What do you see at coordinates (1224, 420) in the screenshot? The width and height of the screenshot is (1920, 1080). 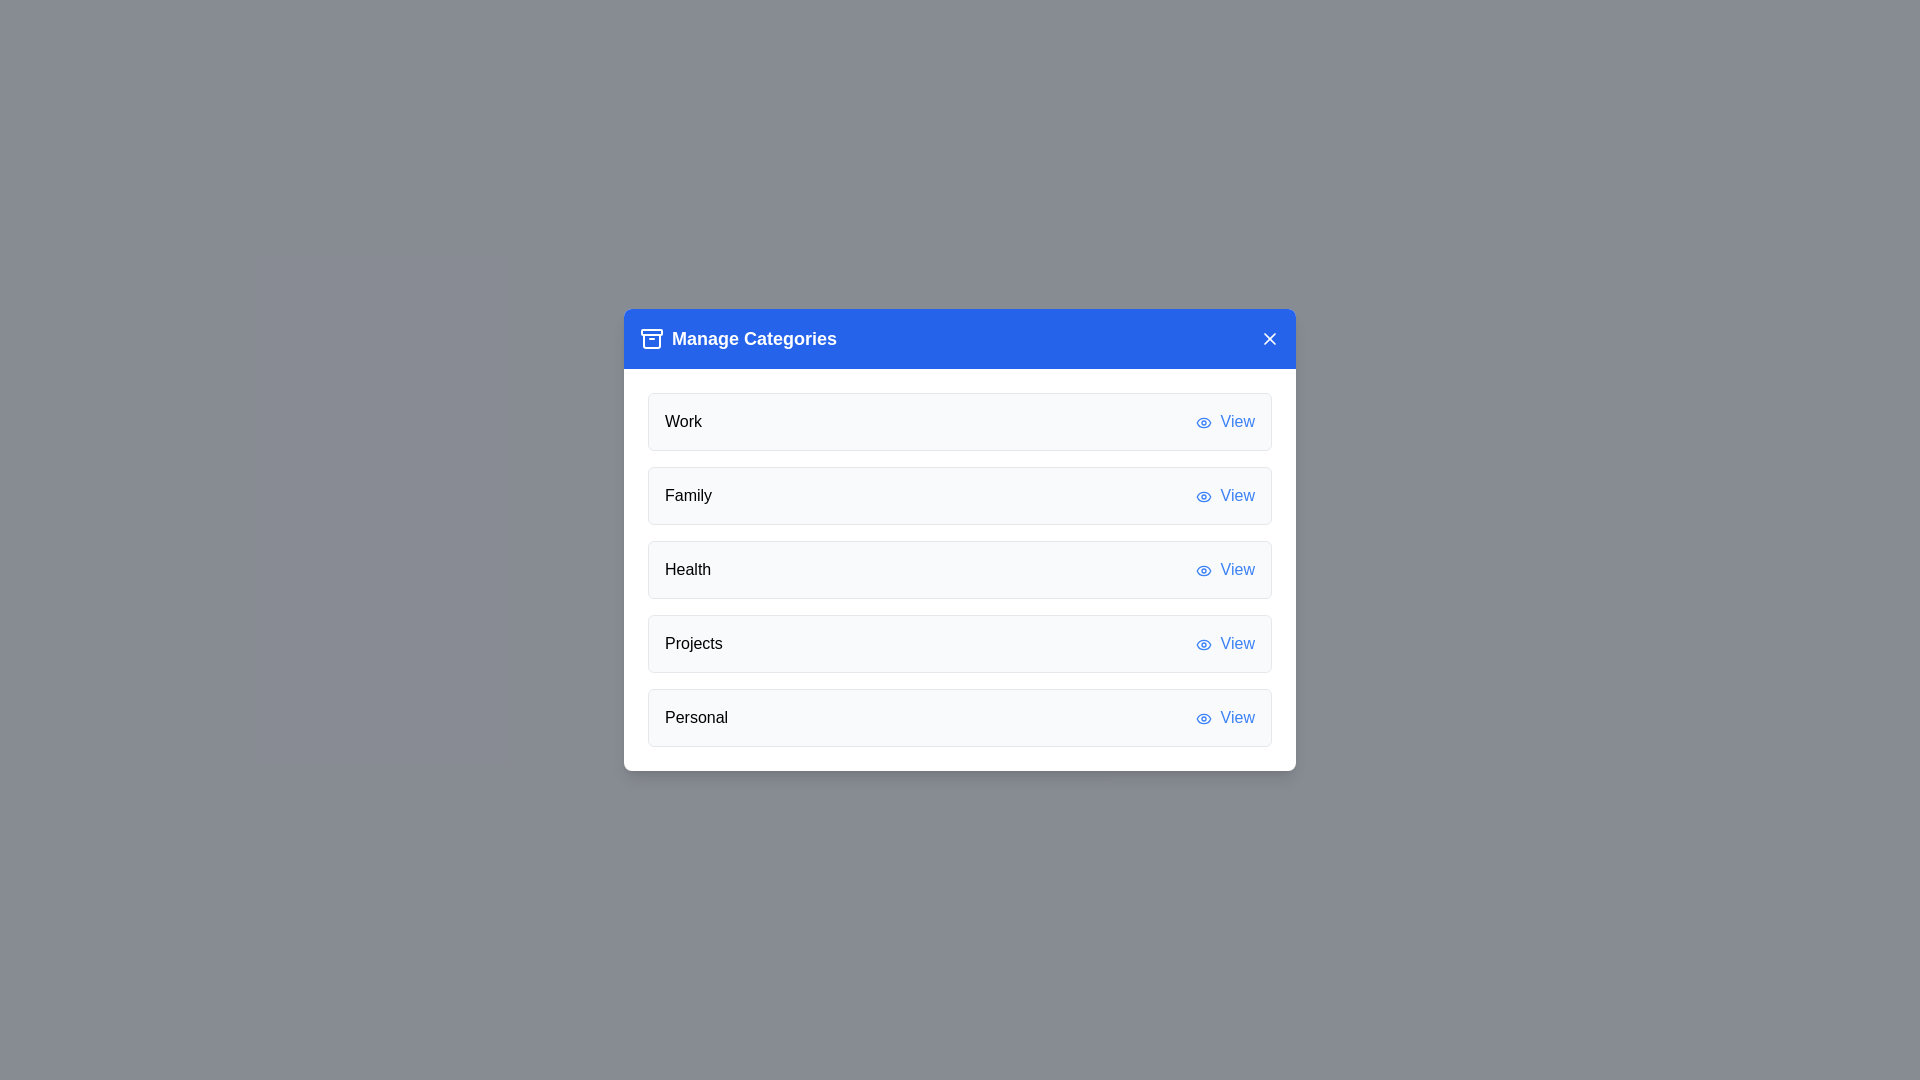 I see `the 'View' button for the category Work` at bounding box center [1224, 420].